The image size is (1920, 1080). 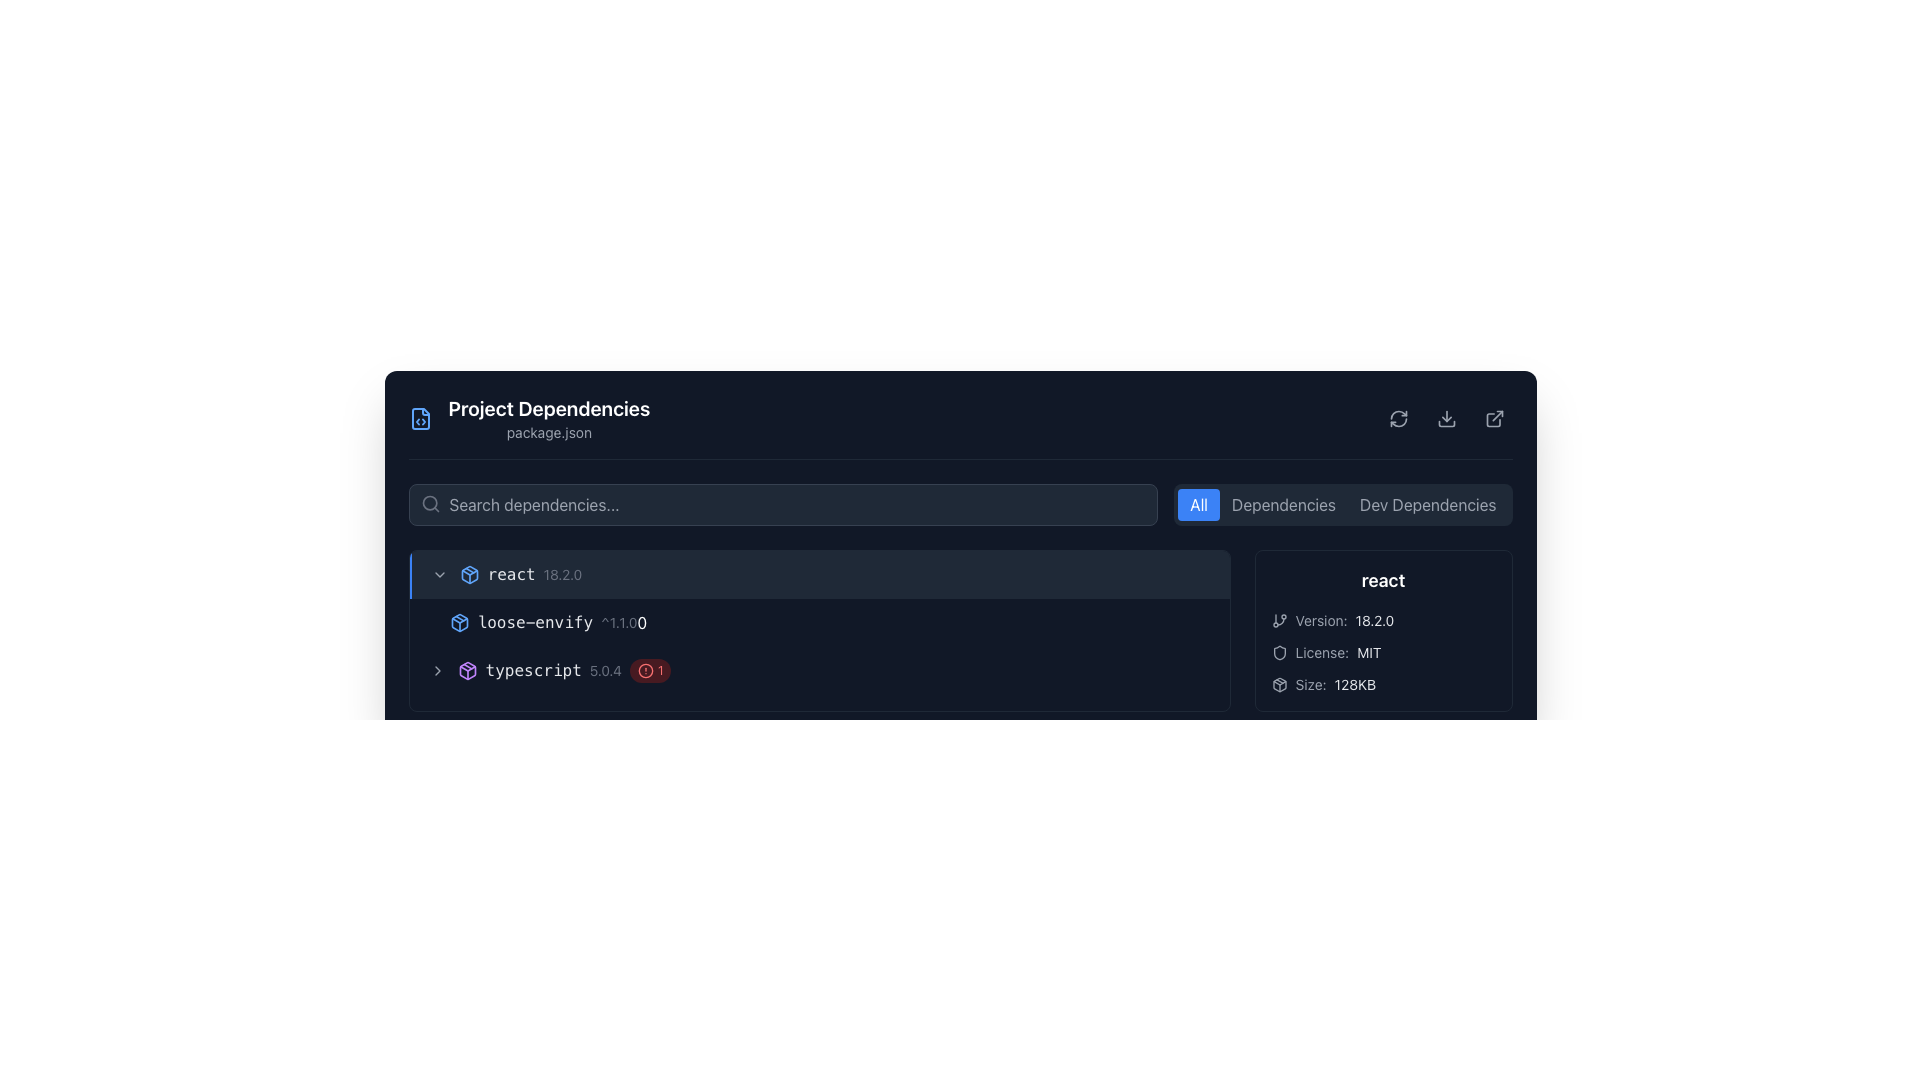 I want to click on the circular refresh arrow button located at the top-right corner of the interface's header section, so click(x=1397, y=418).